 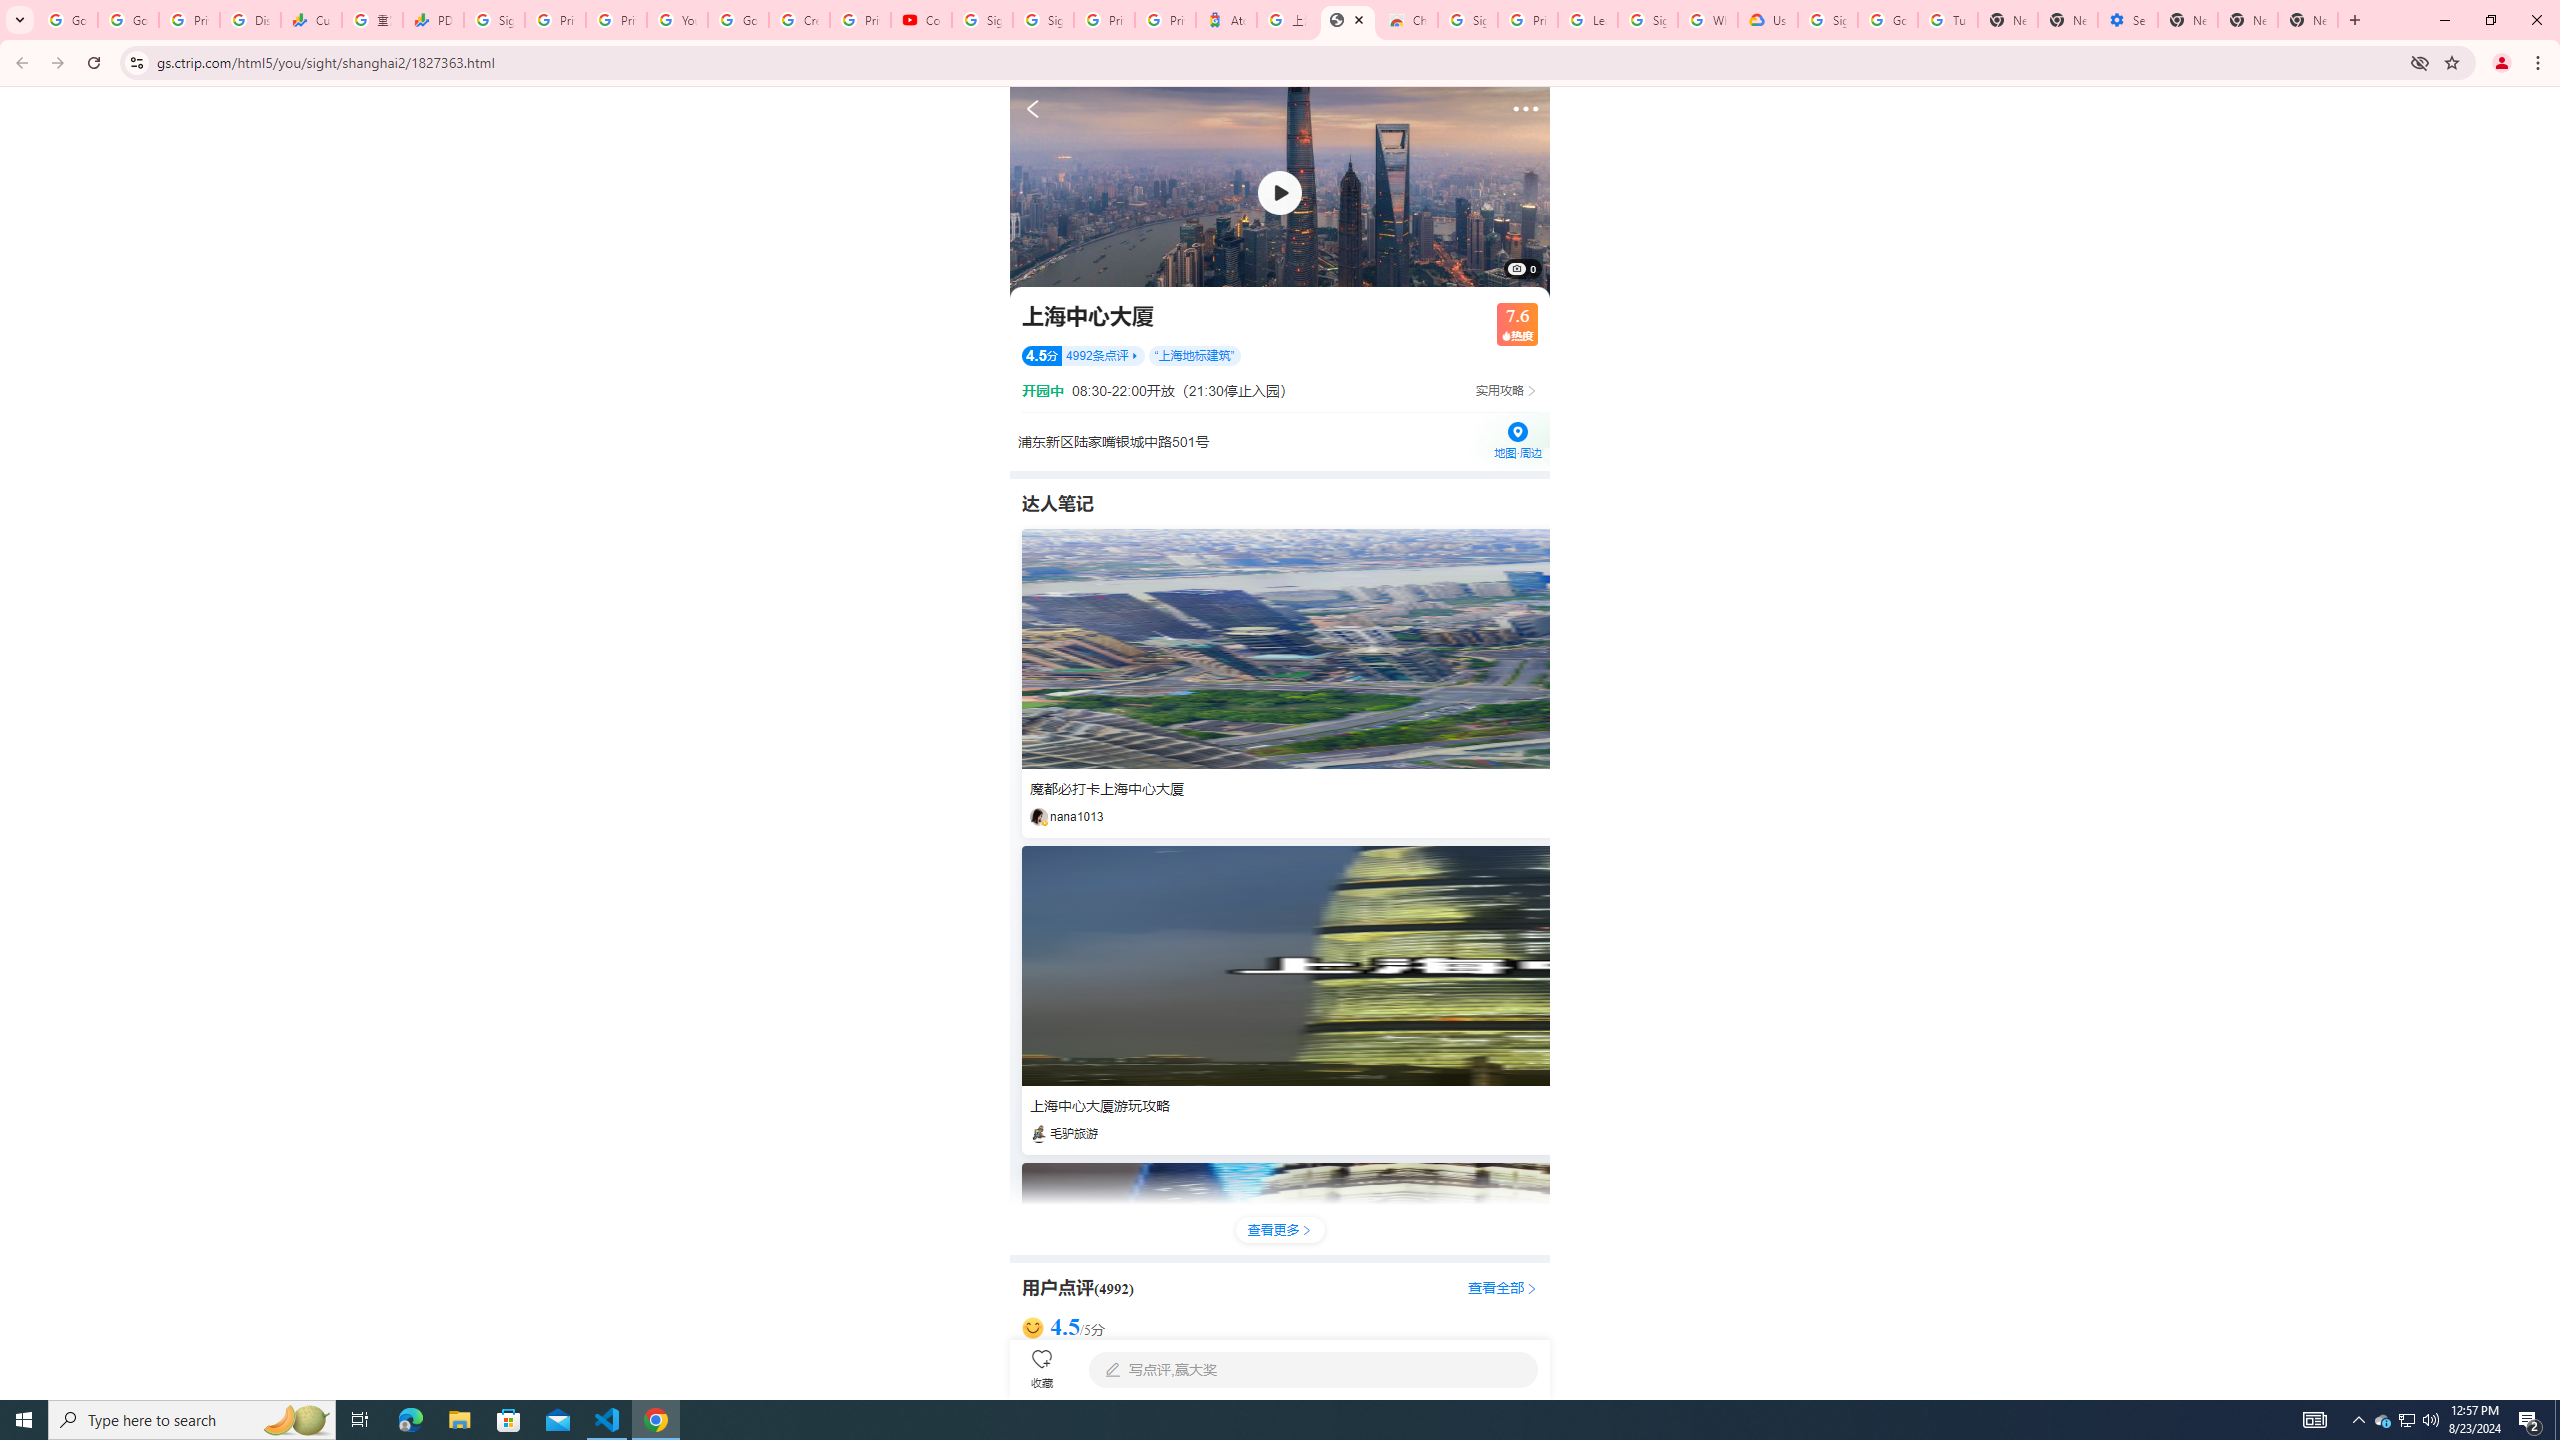 I want to click on 'Sign in - Google Accounts', so click(x=1043, y=19).